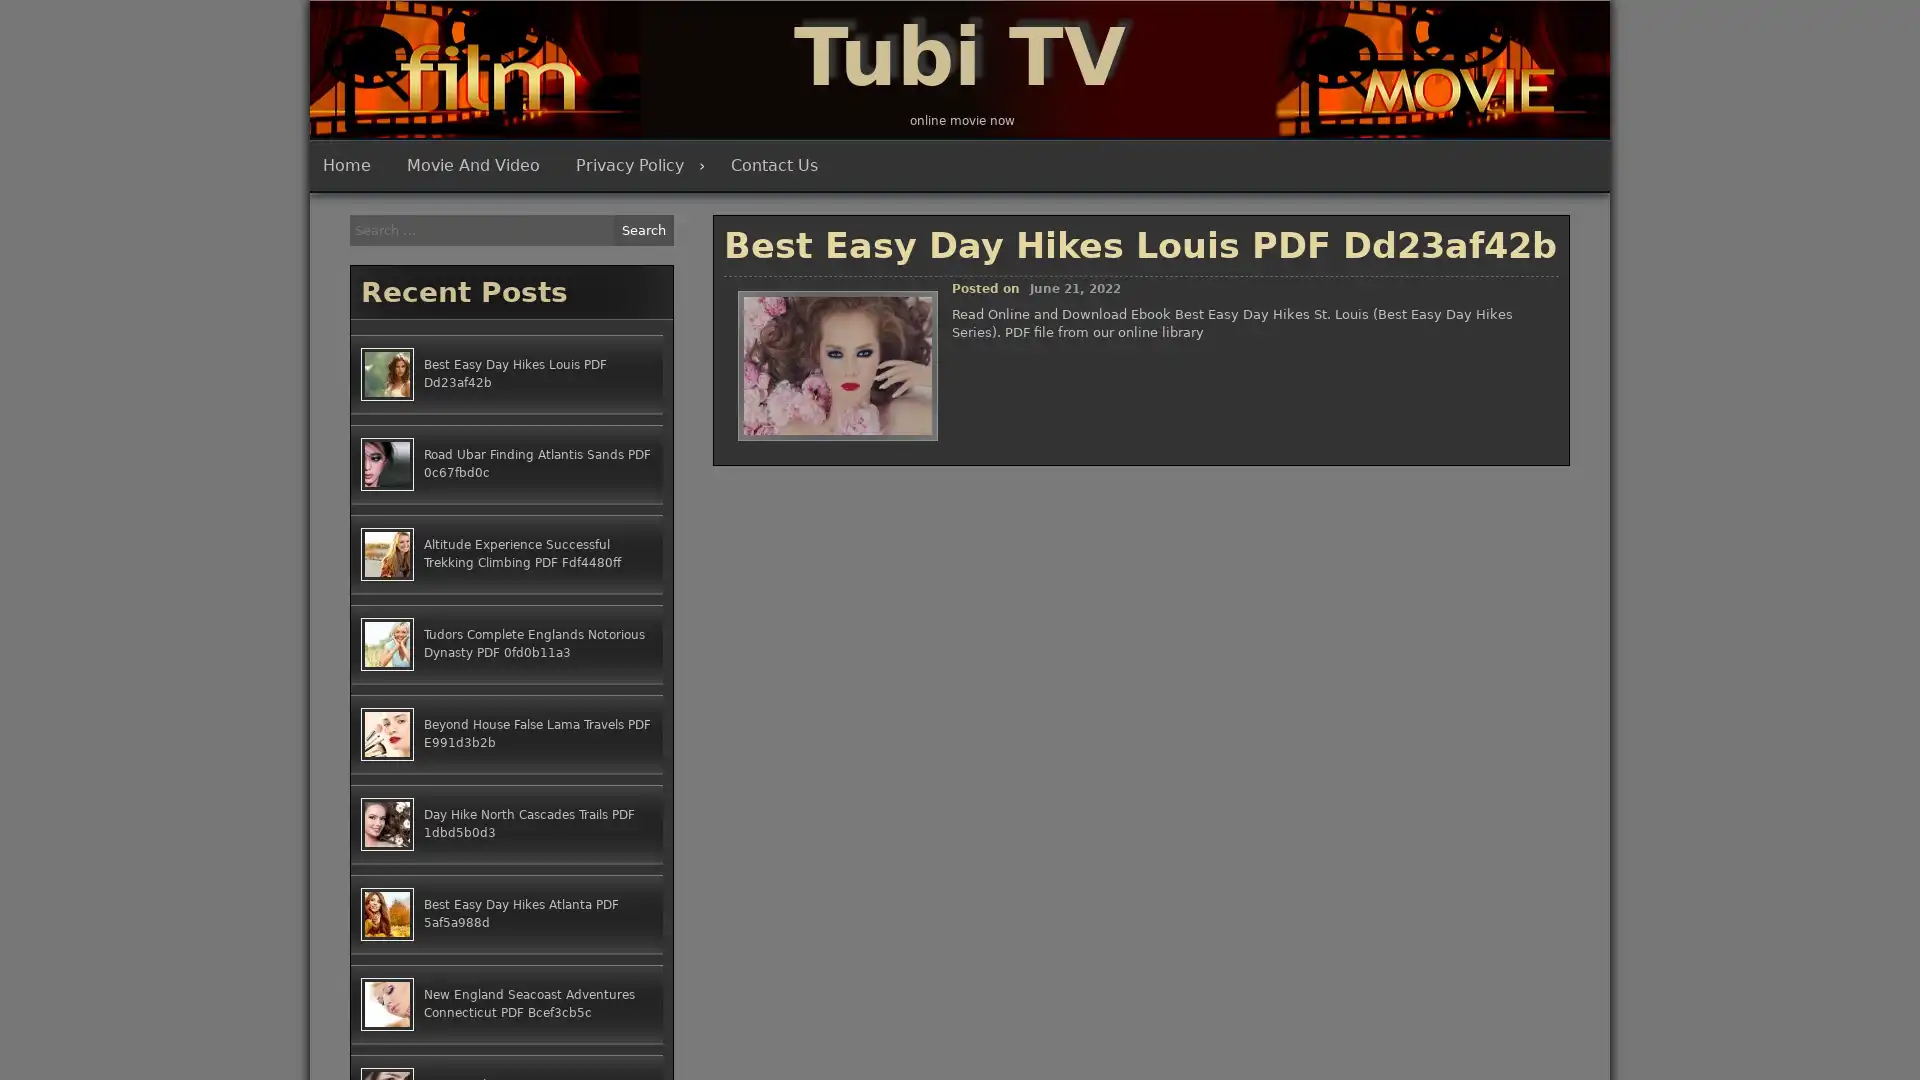 This screenshot has width=1920, height=1080. Describe the element at coordinates (643, 229) in the screenshot. I see `Search` at that location.